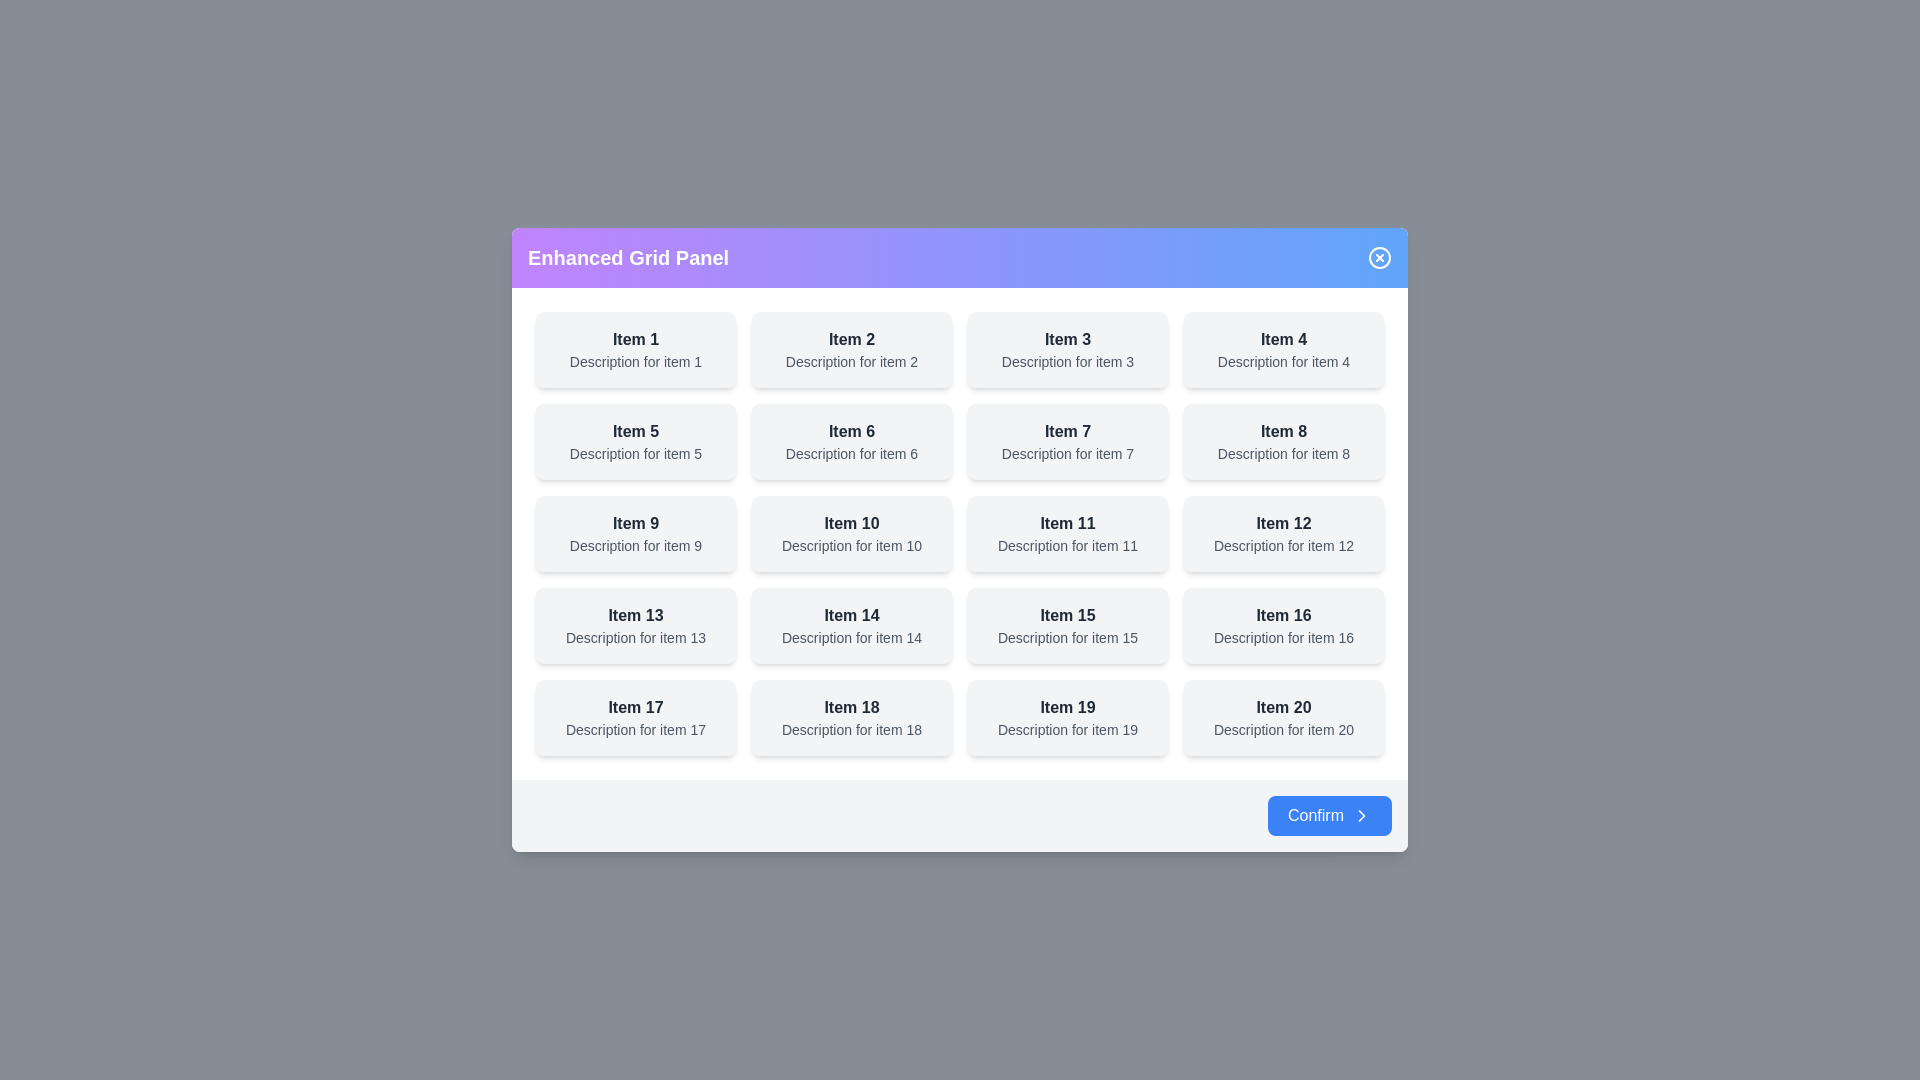 Image resolution: width=1920 pixels, height=1080 pixels. Describe the element at coordinates (1329, 816) in the screenshot. I see `the 'Confirm' button to proceed` at that location.